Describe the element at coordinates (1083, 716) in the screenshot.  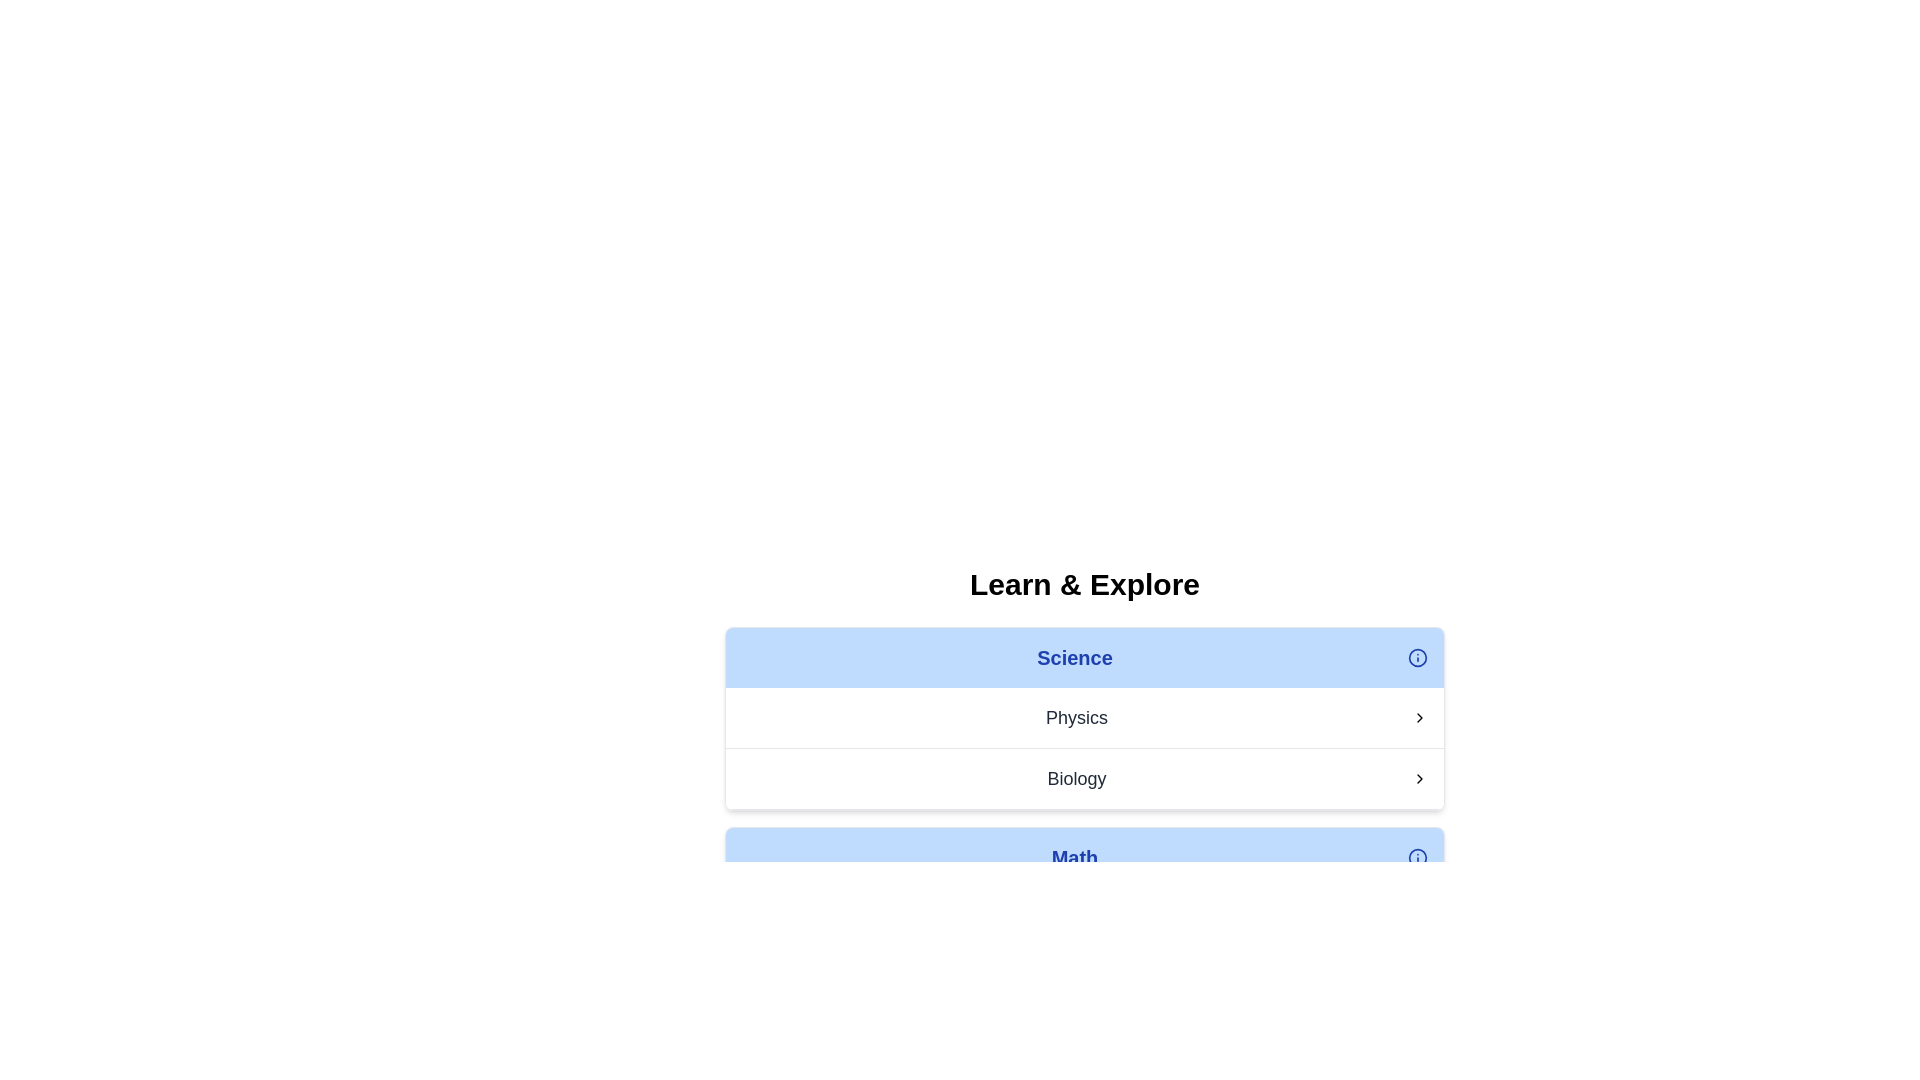
I see `the first item in the 'Science' section of the list, which is related to 'Physics'` at that location.